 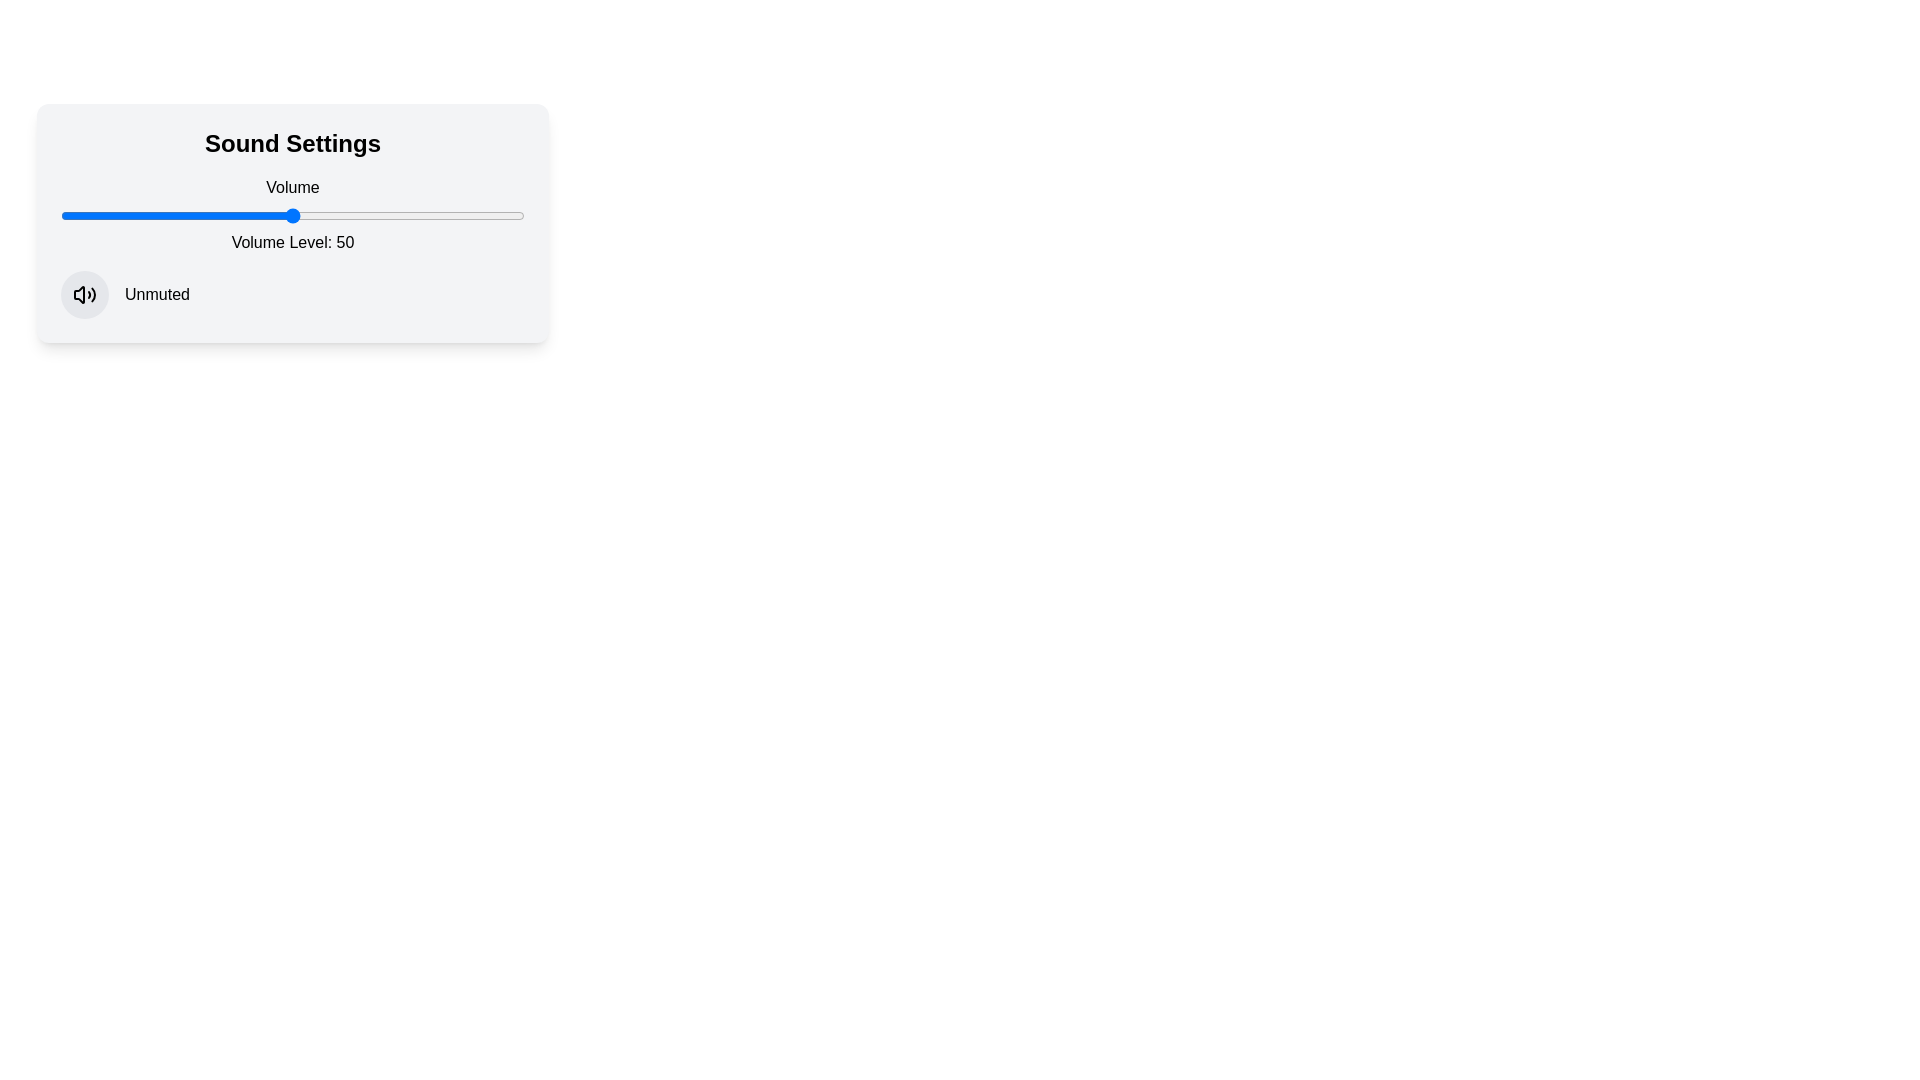 I want to click on the text label displaying 'Unmuted' located to the right of the speaker icon in the 'Sound Settings' section, so click(x=156, y=294).